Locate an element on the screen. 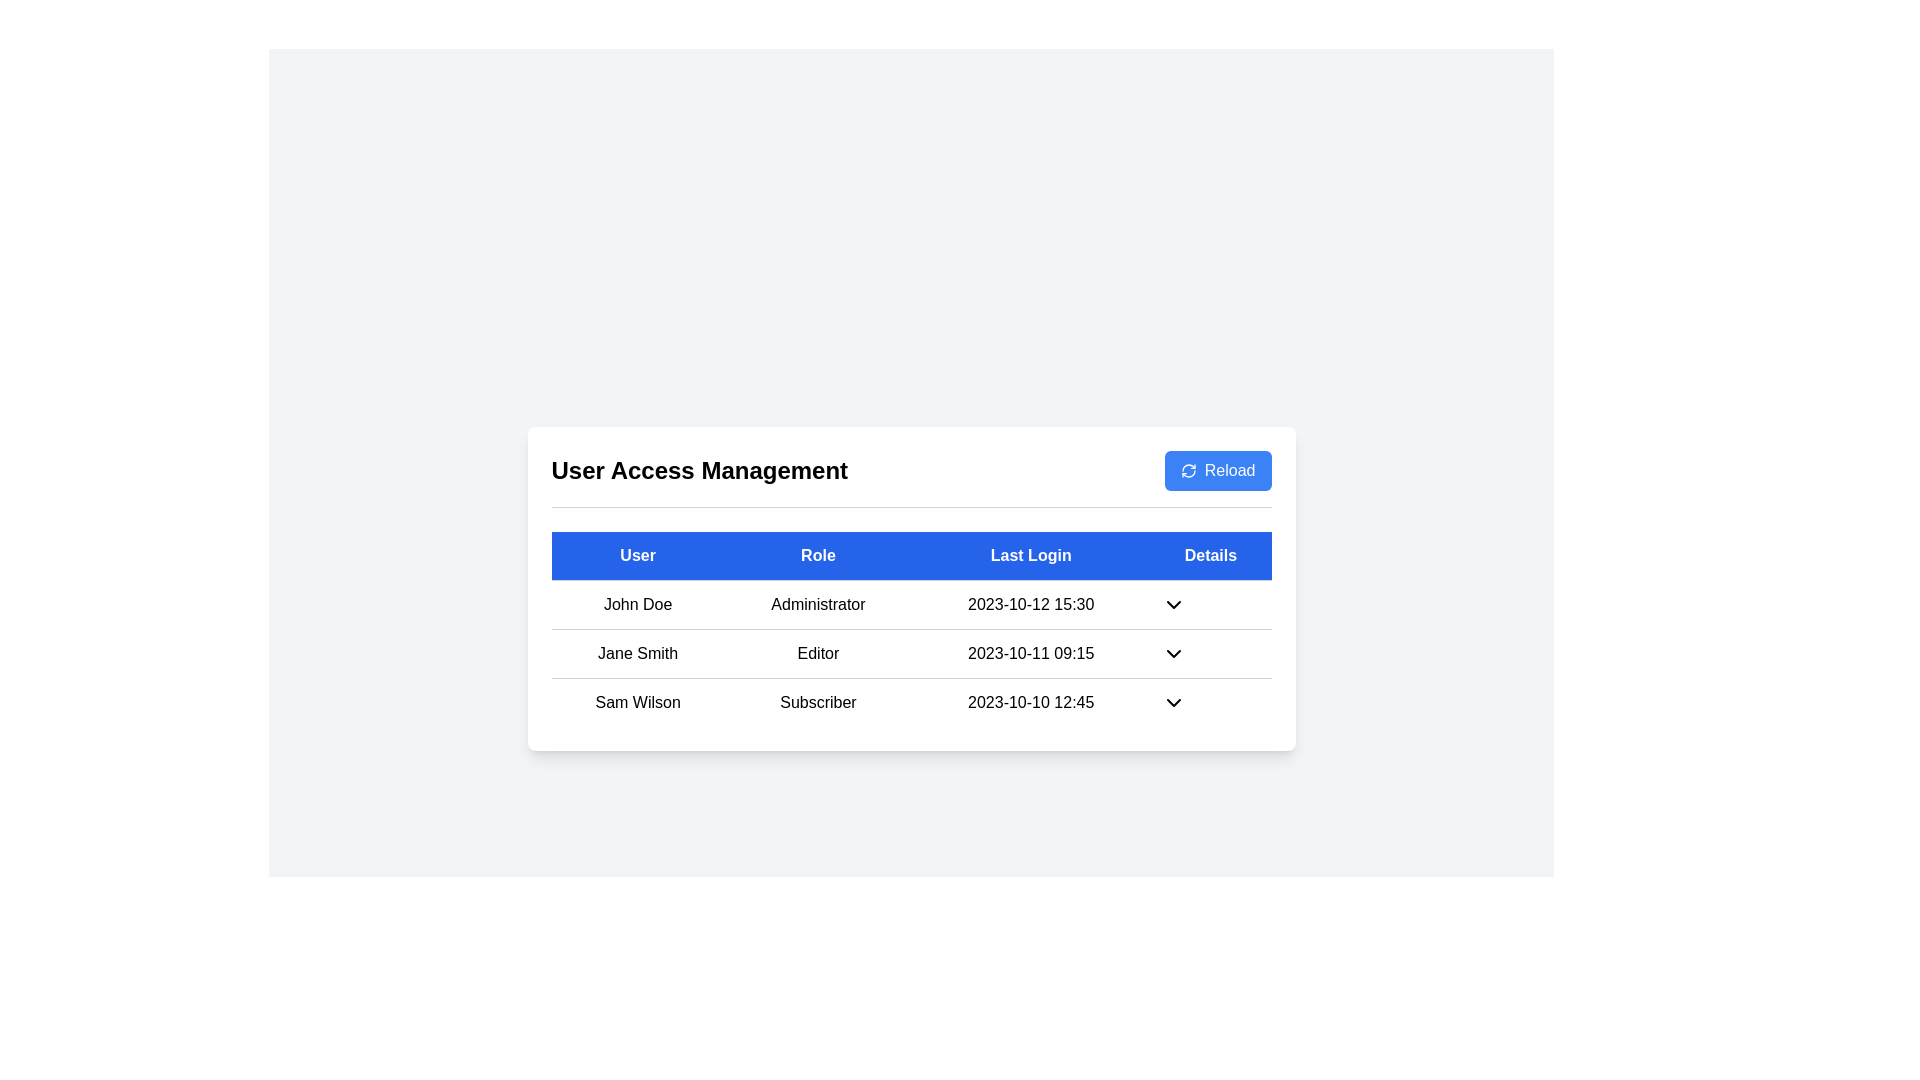 The image size is (1920, 1080). the circular arrows icon indicating a reload action, which has a blue background and white outline, located on the left side of the 'Reload' button is located at coordinates (1188, 470).